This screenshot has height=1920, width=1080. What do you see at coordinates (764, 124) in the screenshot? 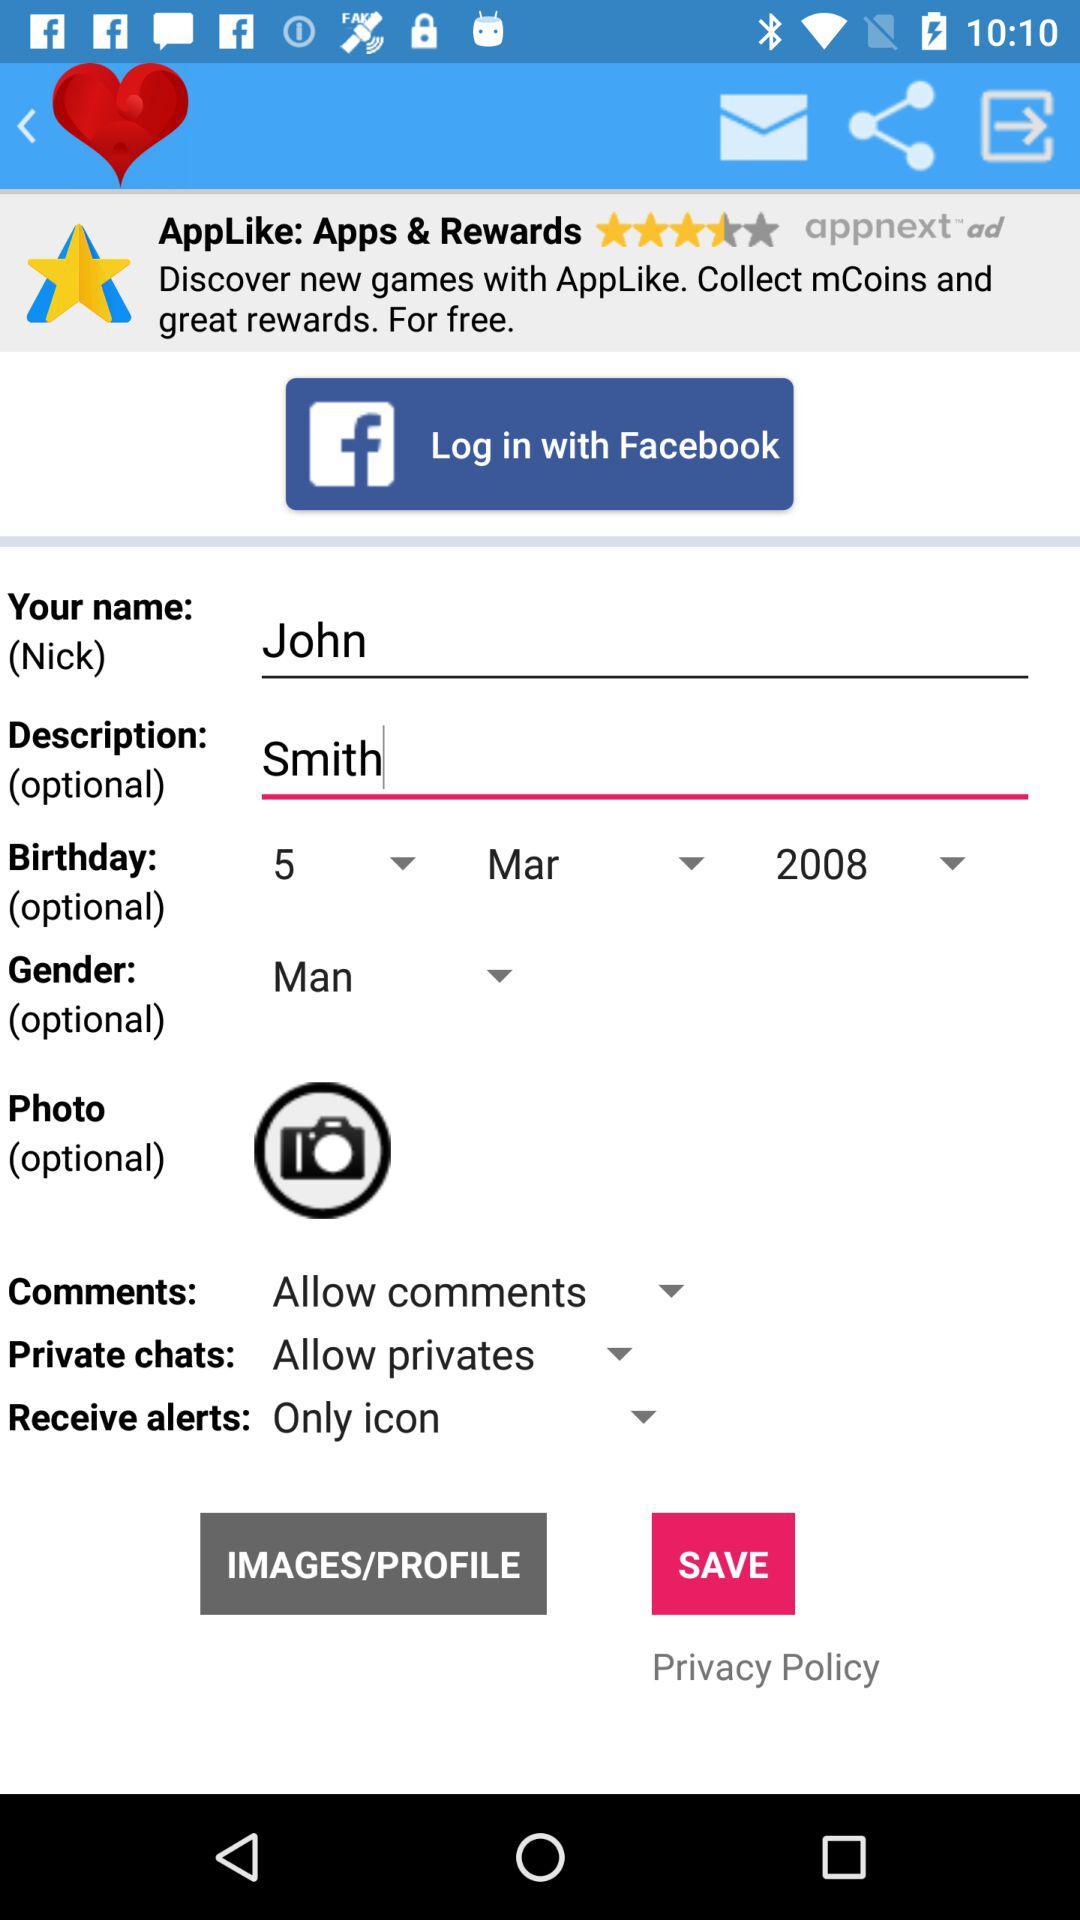
I see `message` at bounding box center [764, 124].